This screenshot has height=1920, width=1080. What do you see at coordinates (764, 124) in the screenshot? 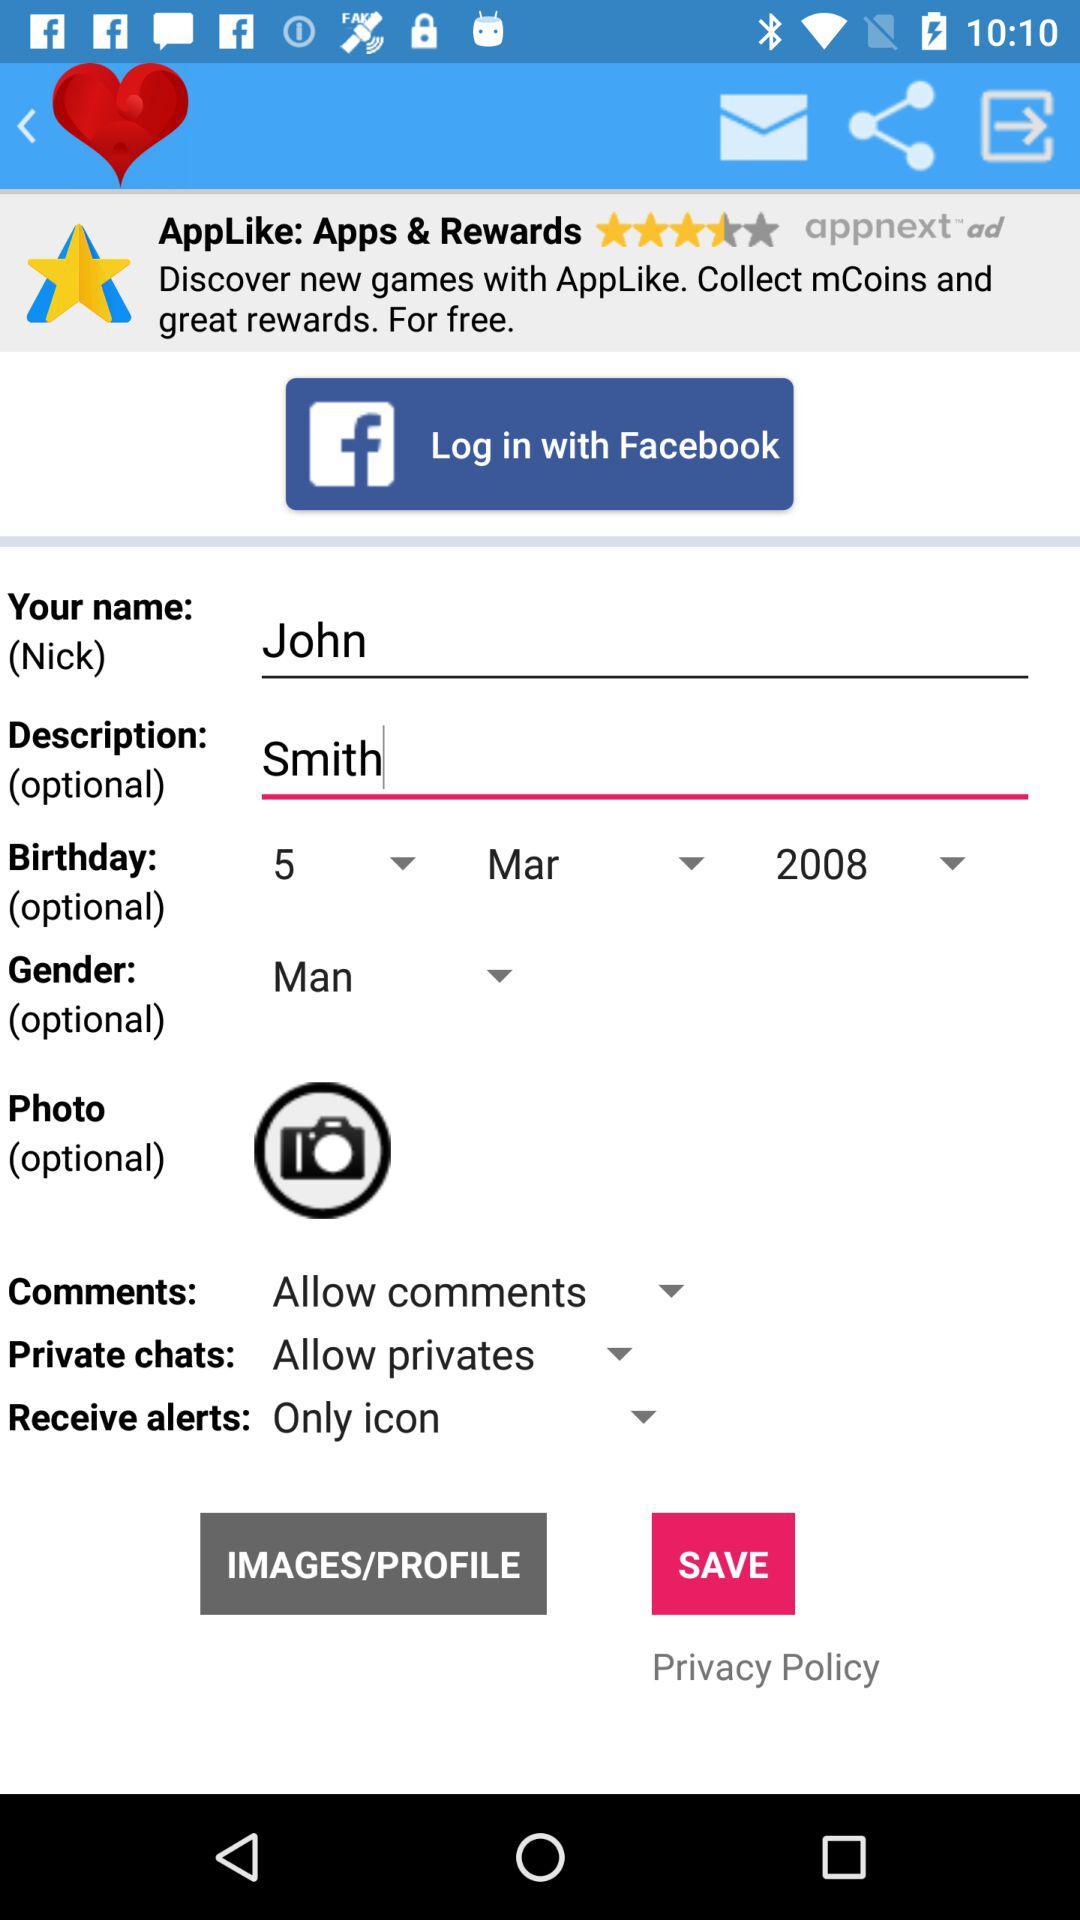
I see `message` at bounding box center [764, 124].